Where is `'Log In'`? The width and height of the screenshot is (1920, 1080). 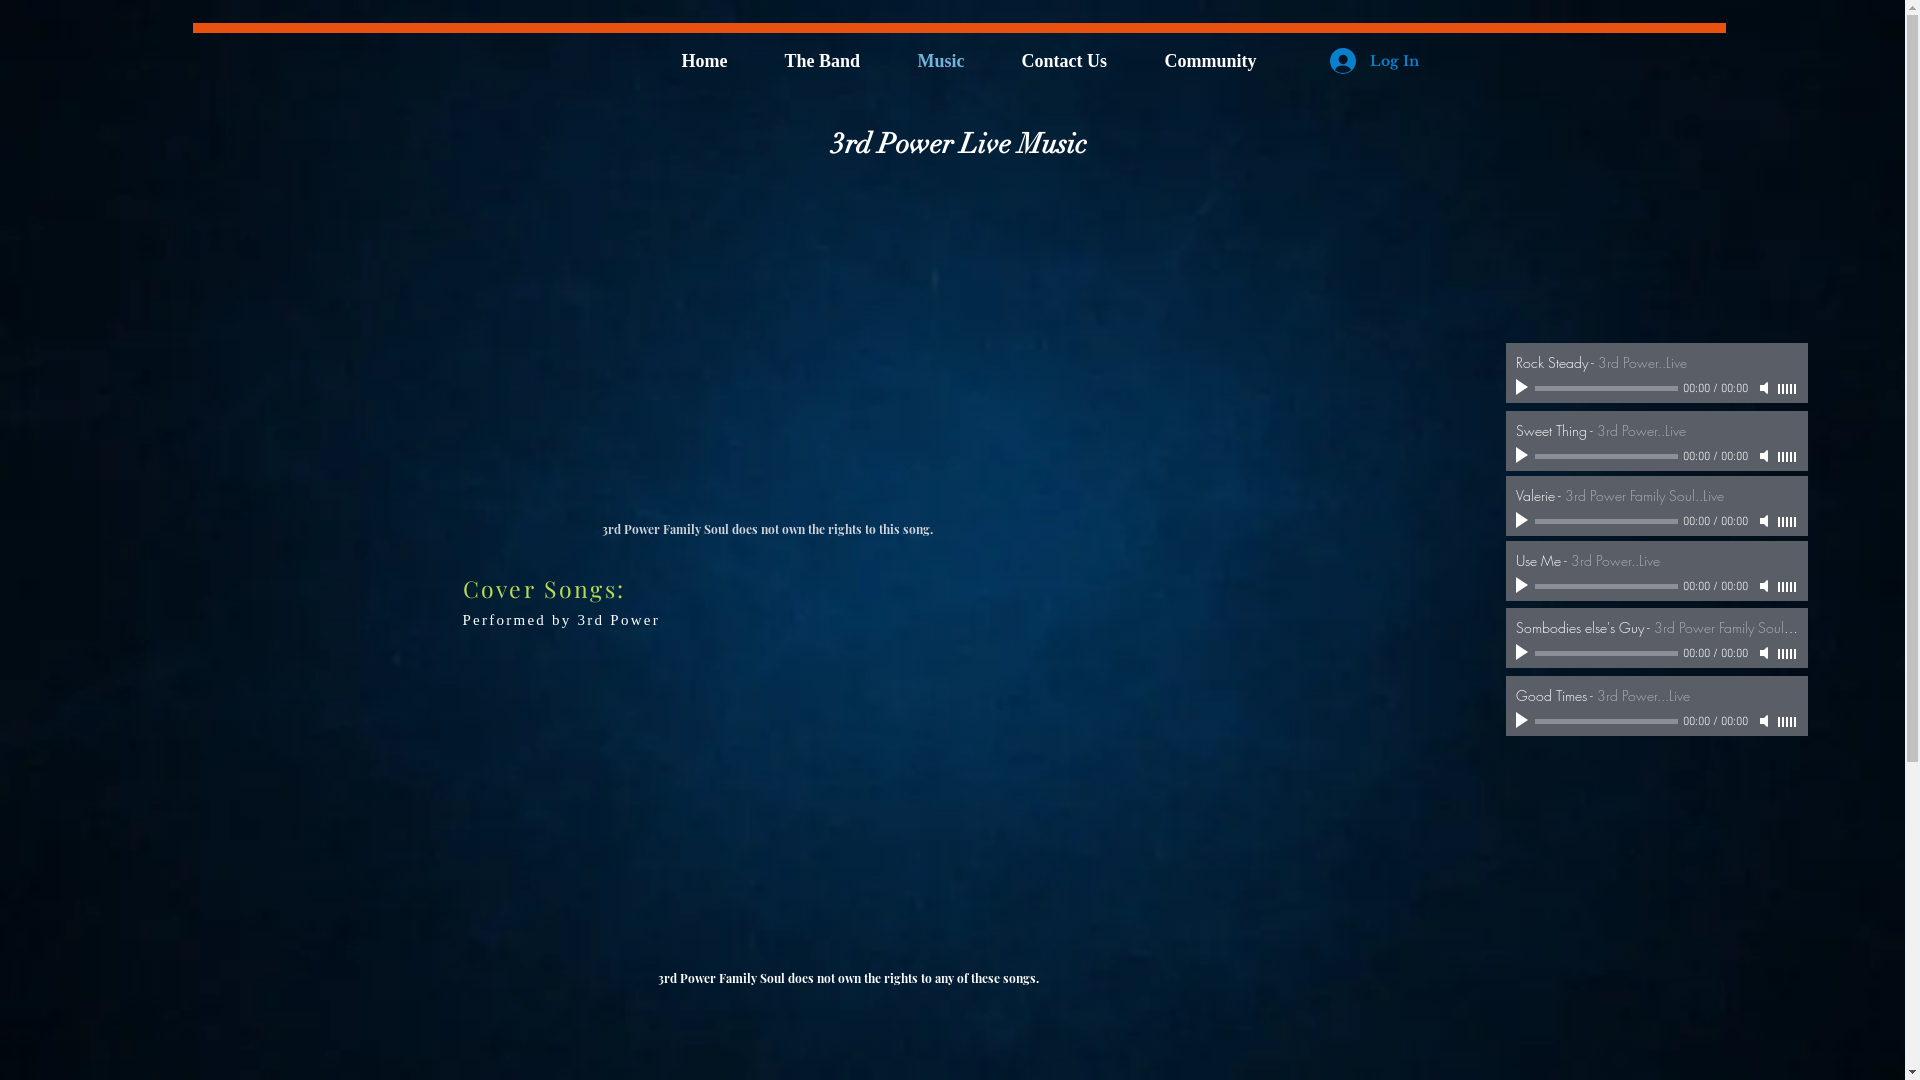 'Log In' is located at coordinates (1373, 60).